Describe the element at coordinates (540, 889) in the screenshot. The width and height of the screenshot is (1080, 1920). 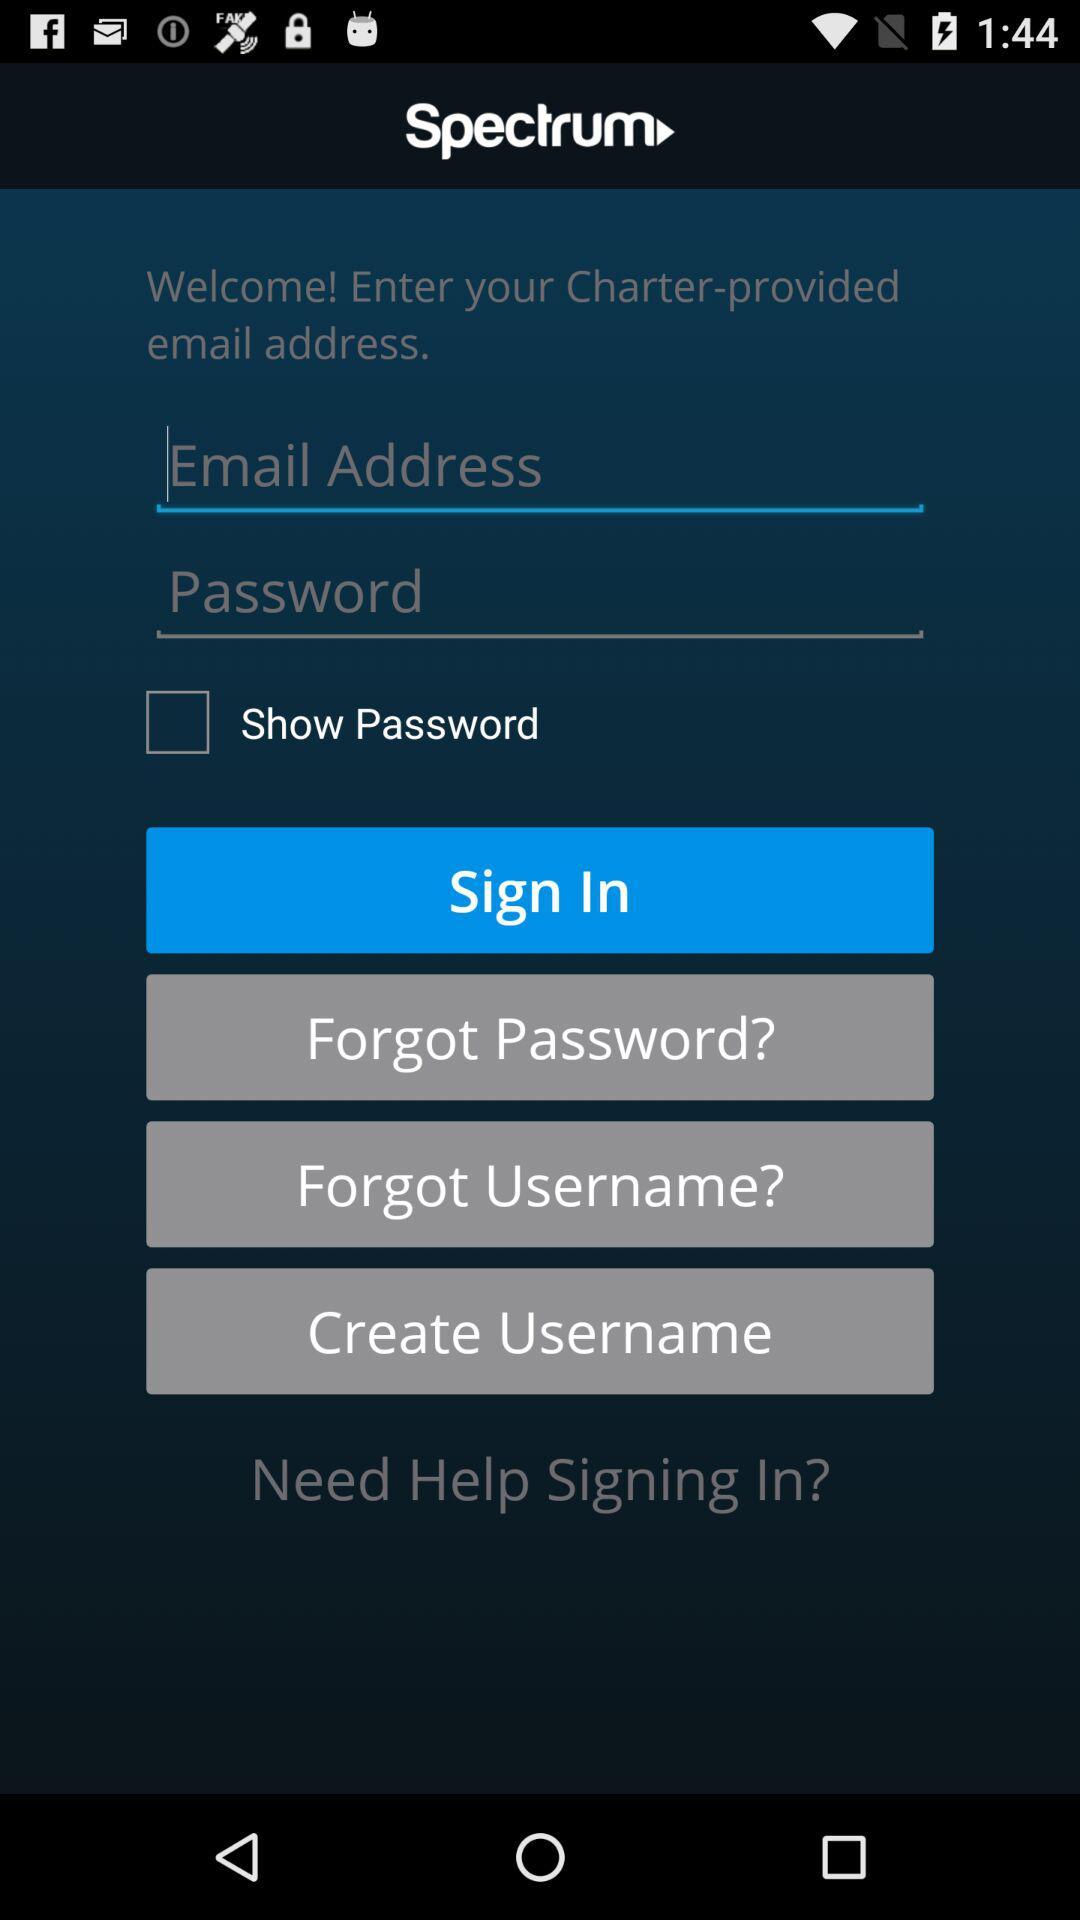
I see `the icon above forgot password? item` at that location.